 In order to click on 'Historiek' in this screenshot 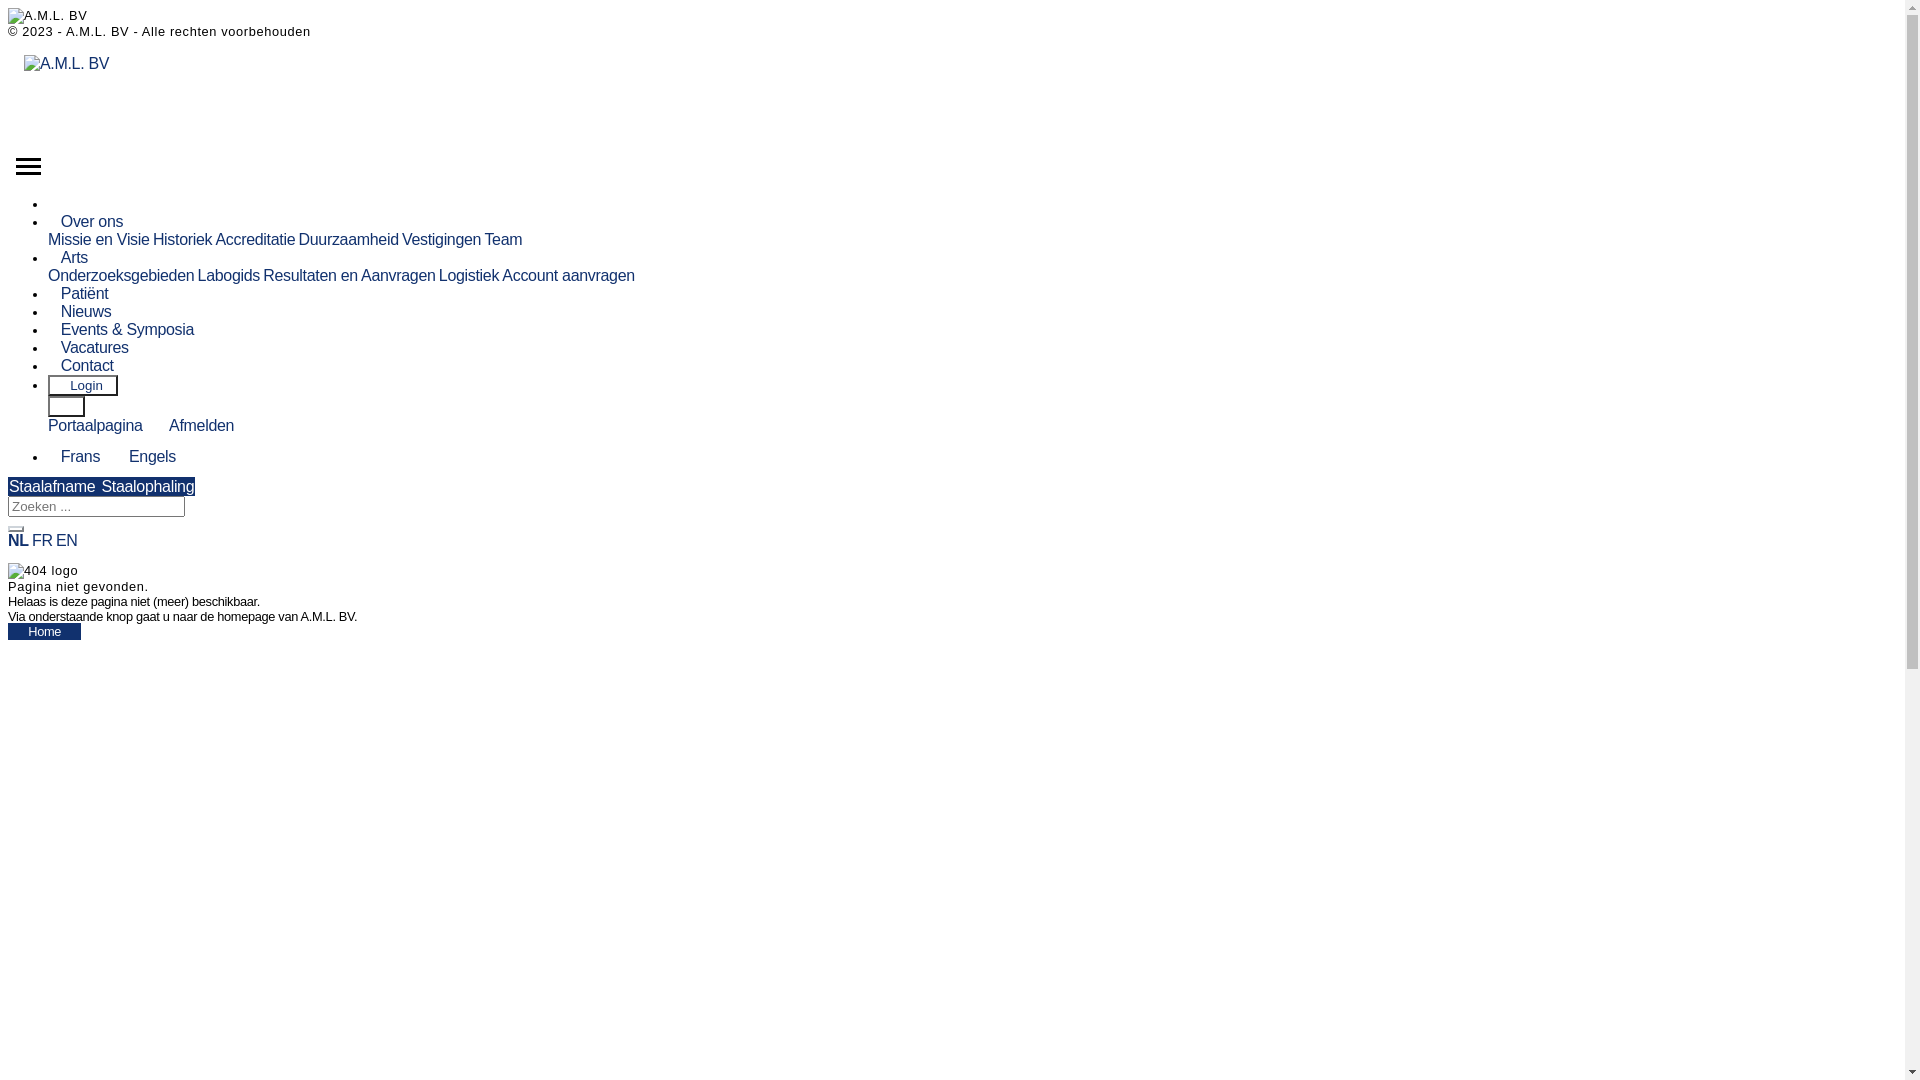, I will do `click(182, 238)`.